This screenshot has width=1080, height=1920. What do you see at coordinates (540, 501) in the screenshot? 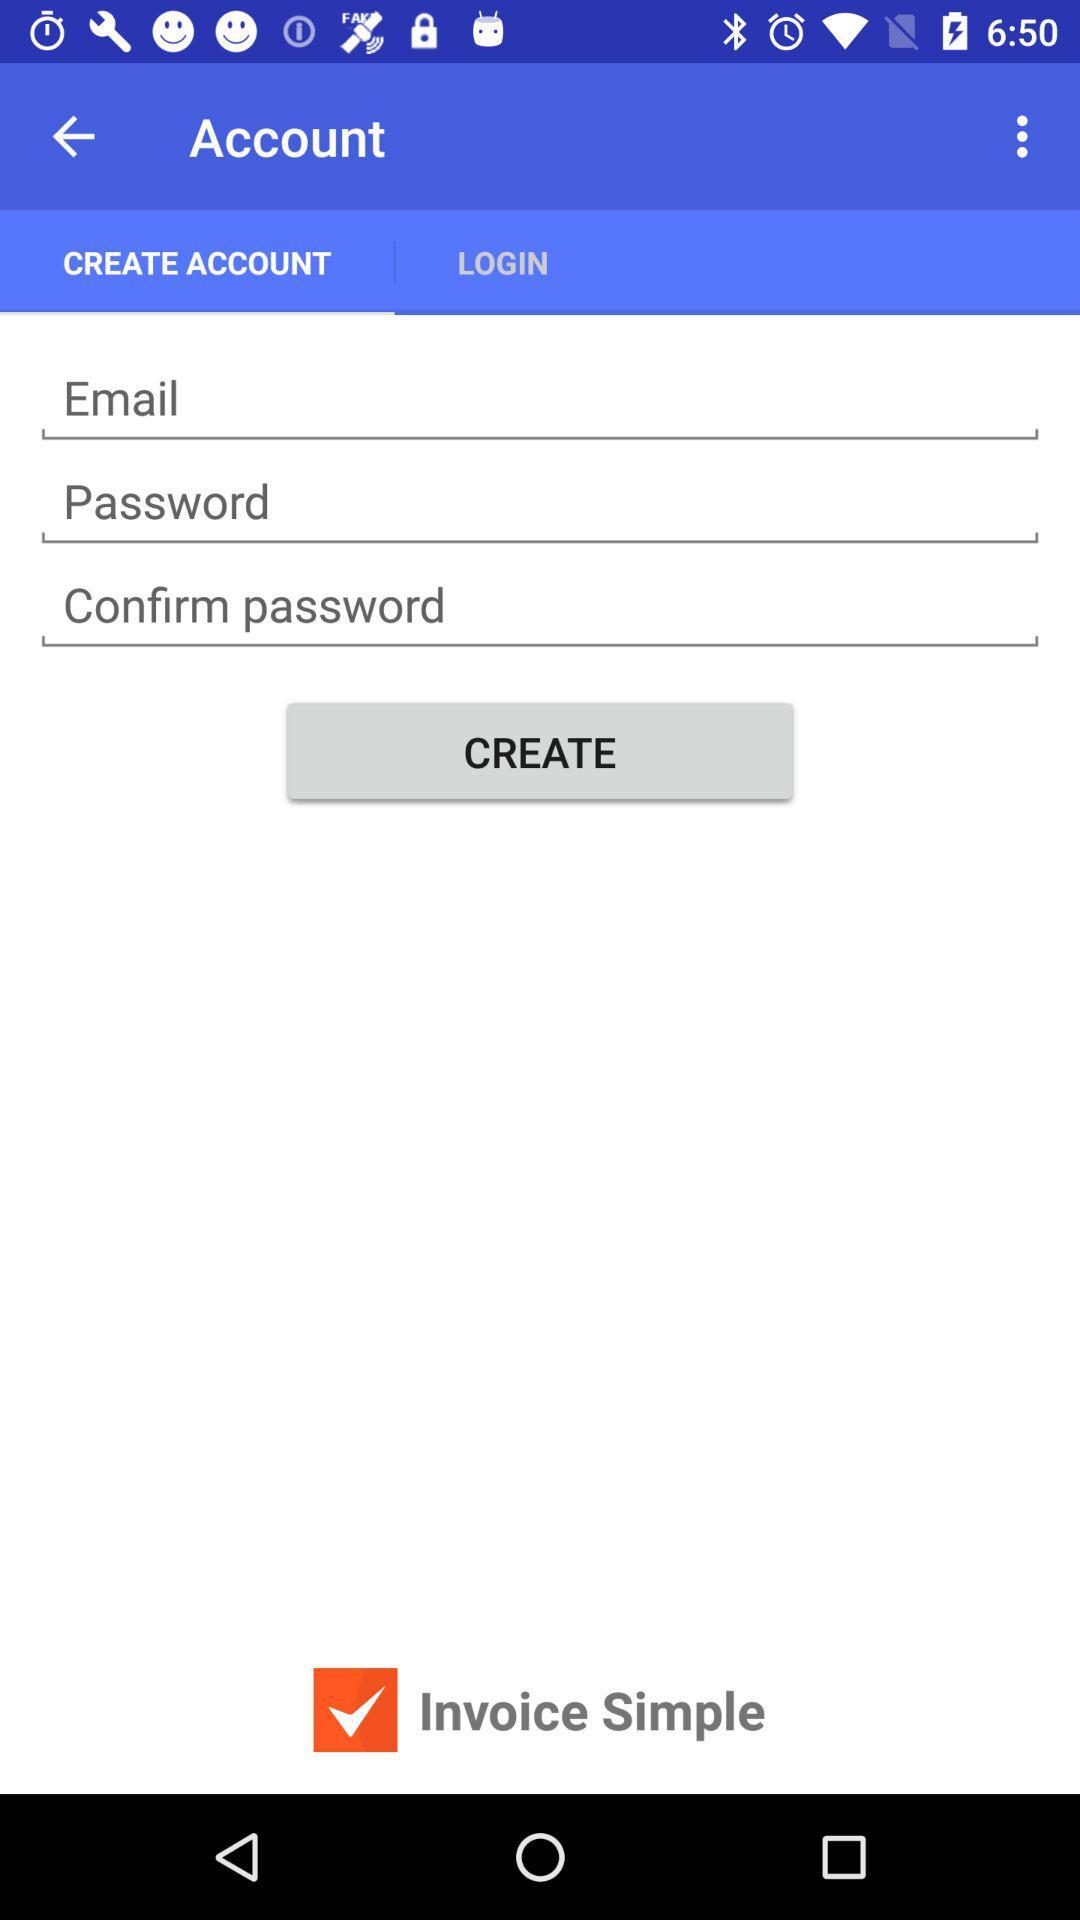
I see `creat password` at bounding box center [540, 501].